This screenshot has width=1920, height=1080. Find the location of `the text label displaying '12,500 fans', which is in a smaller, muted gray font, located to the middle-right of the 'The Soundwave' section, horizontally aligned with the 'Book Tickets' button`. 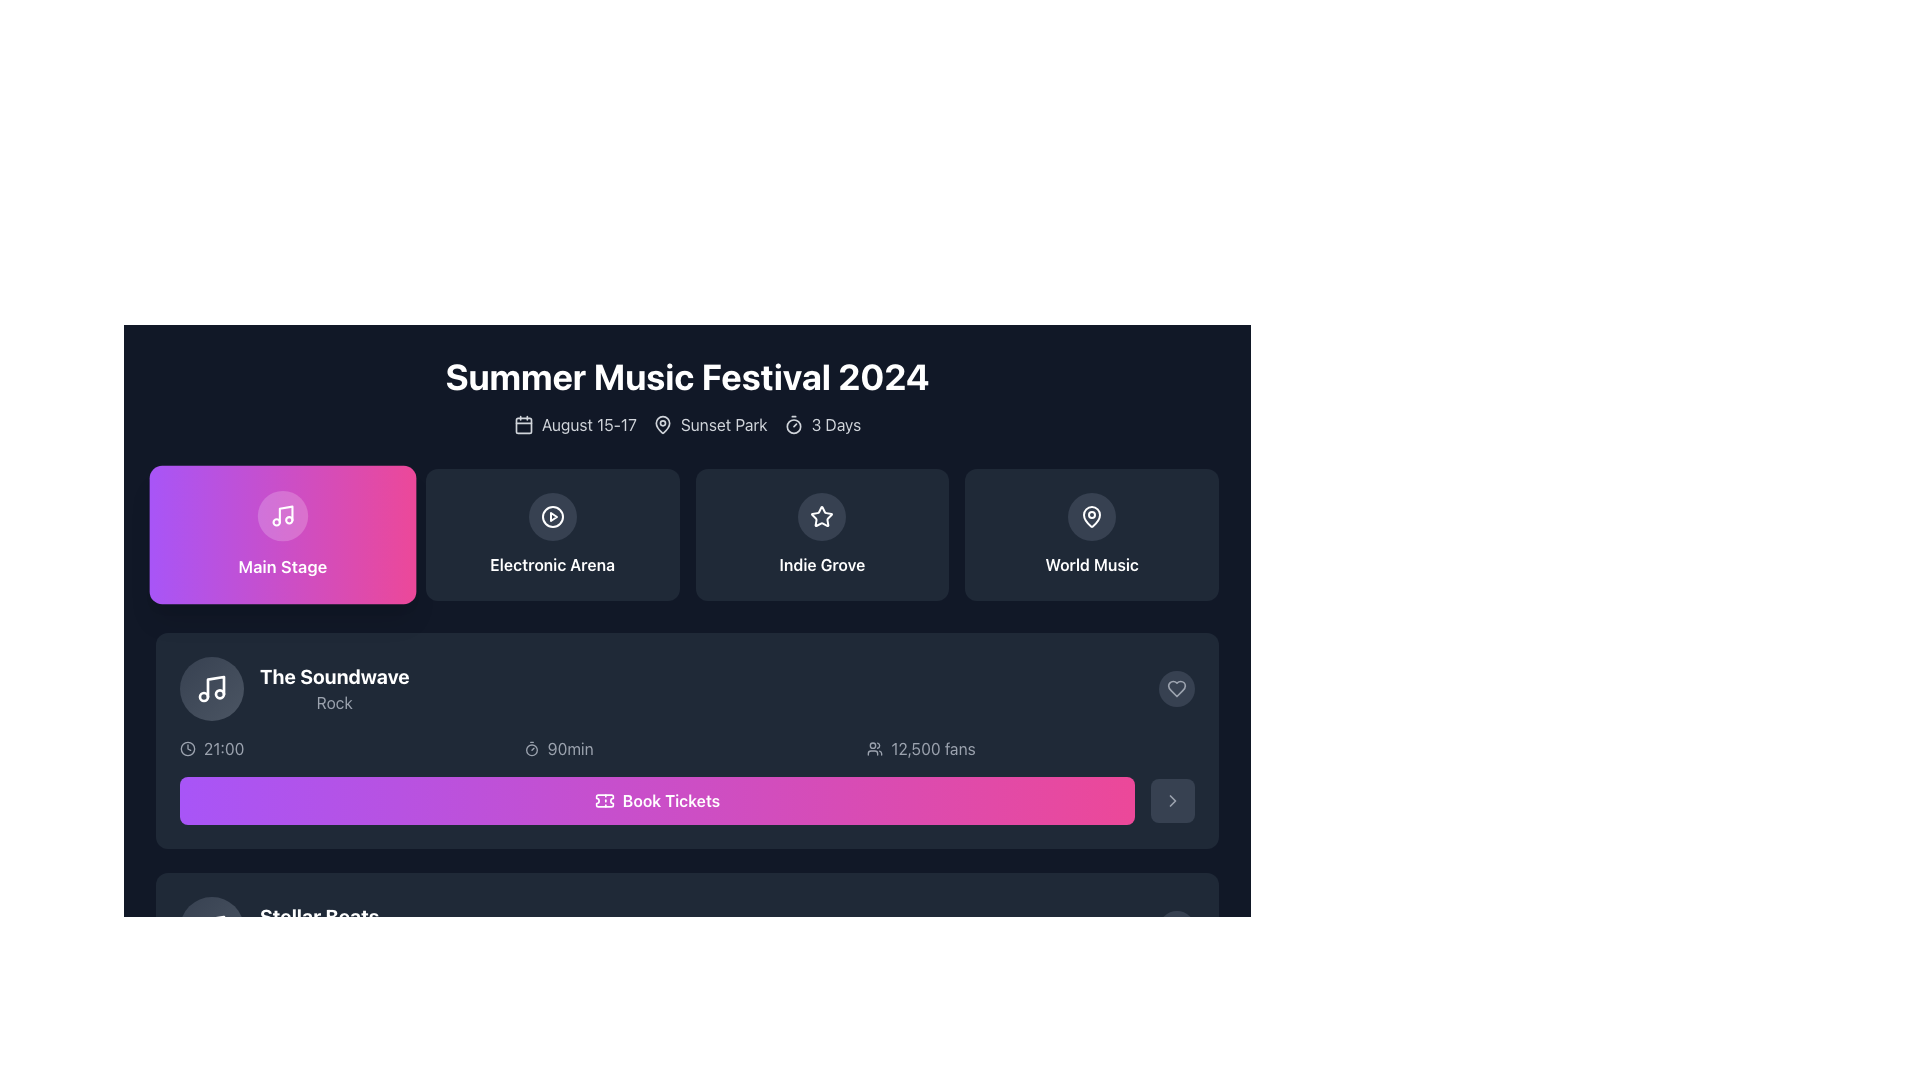

the text label displaying '12,500 fans', which is in a smaller, muted gray font, located to the middle-right of the 'The Soundwave' section, horizontally aligned with the 'Book Tickets' button is located at coordinates (932, 748).